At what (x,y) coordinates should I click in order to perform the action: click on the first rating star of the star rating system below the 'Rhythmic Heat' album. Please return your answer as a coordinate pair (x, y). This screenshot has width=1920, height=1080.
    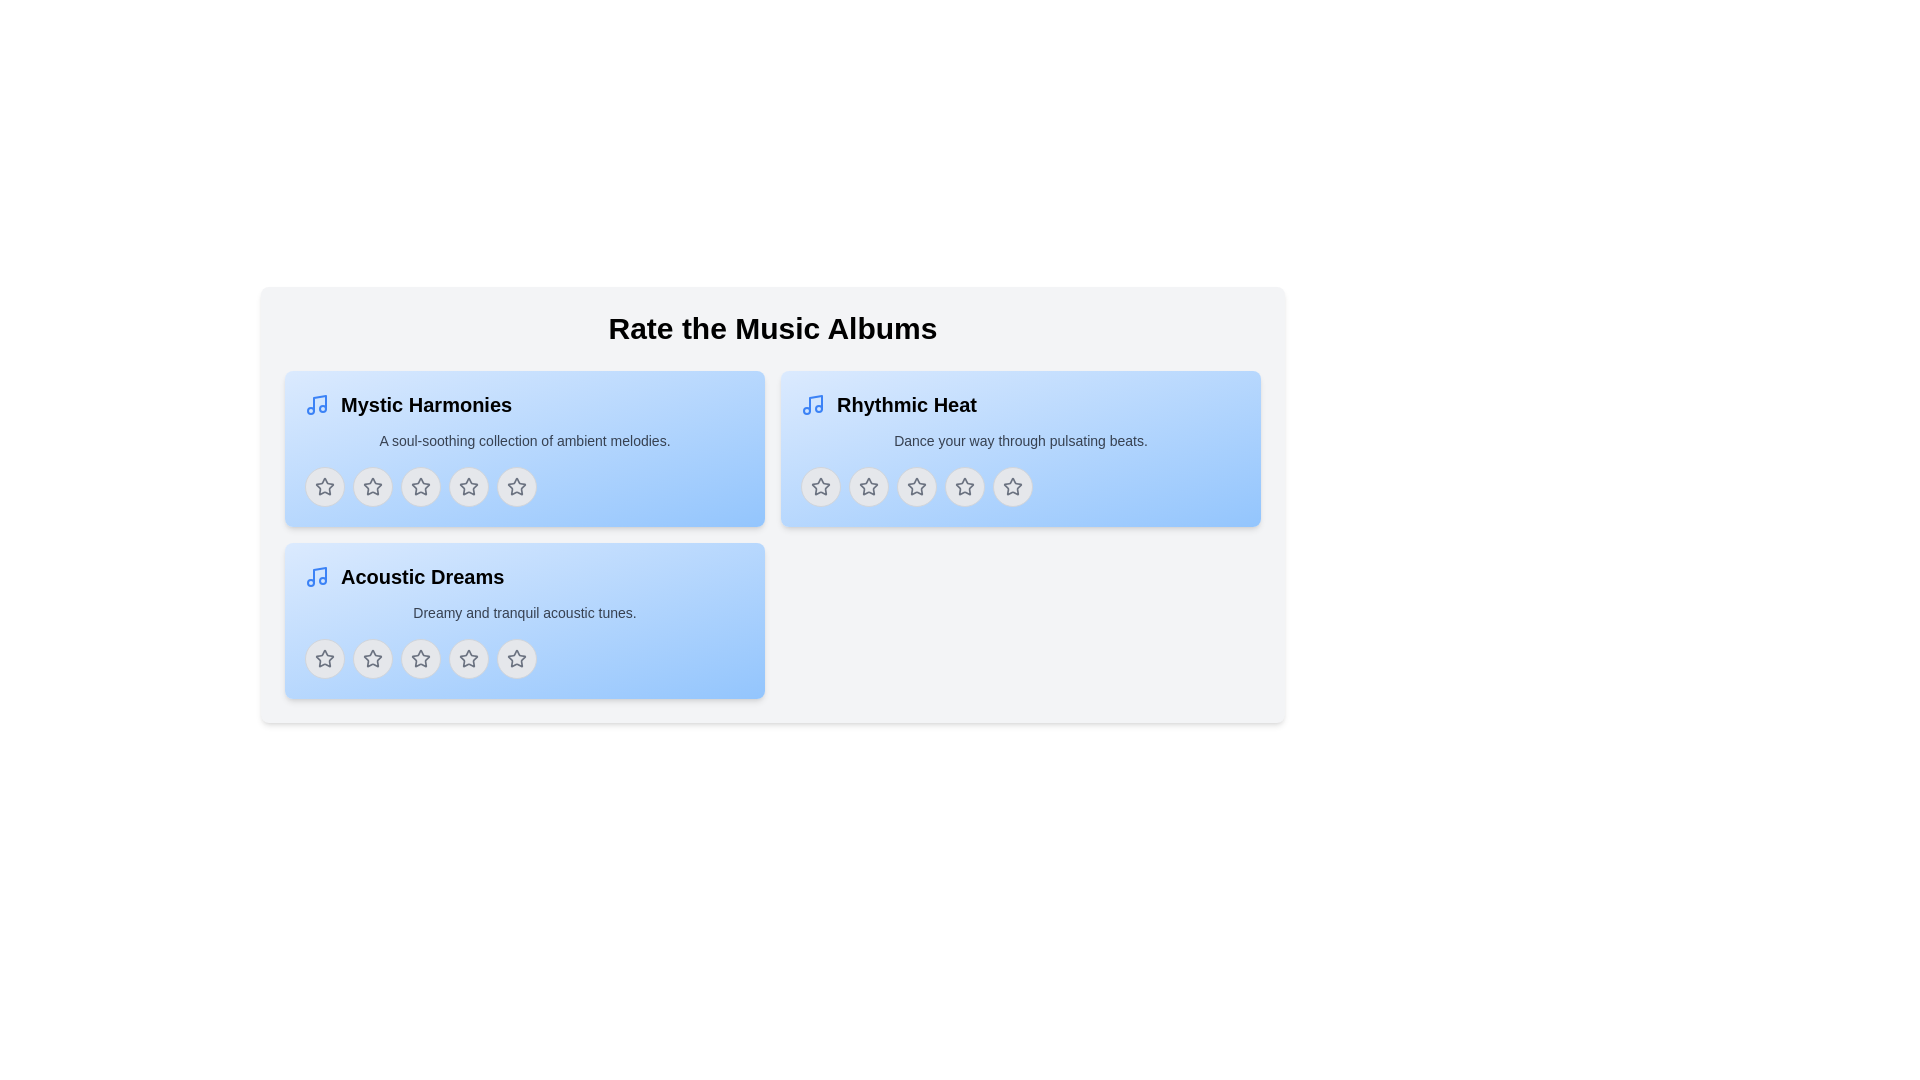
    Looking at the image, I should click on (868, 486).